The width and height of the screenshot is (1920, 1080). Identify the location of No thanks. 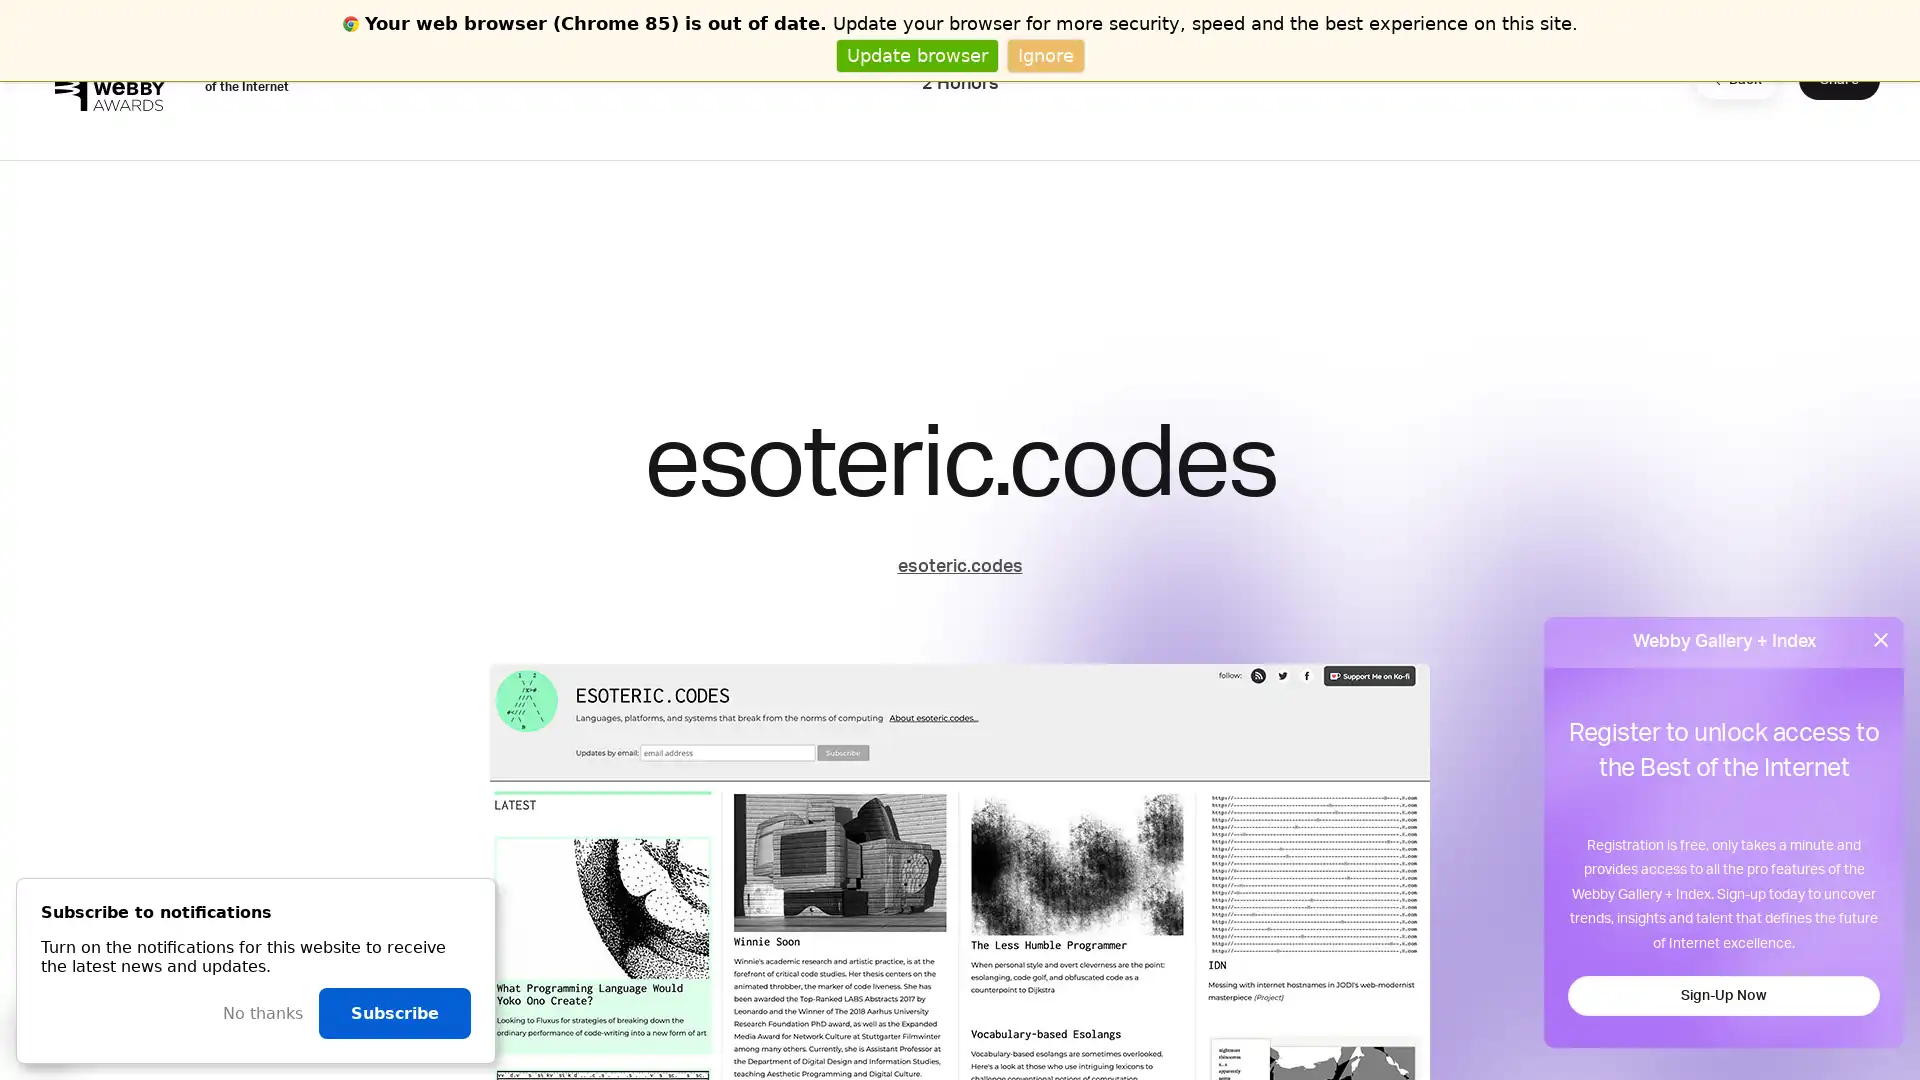
(262, 1013).